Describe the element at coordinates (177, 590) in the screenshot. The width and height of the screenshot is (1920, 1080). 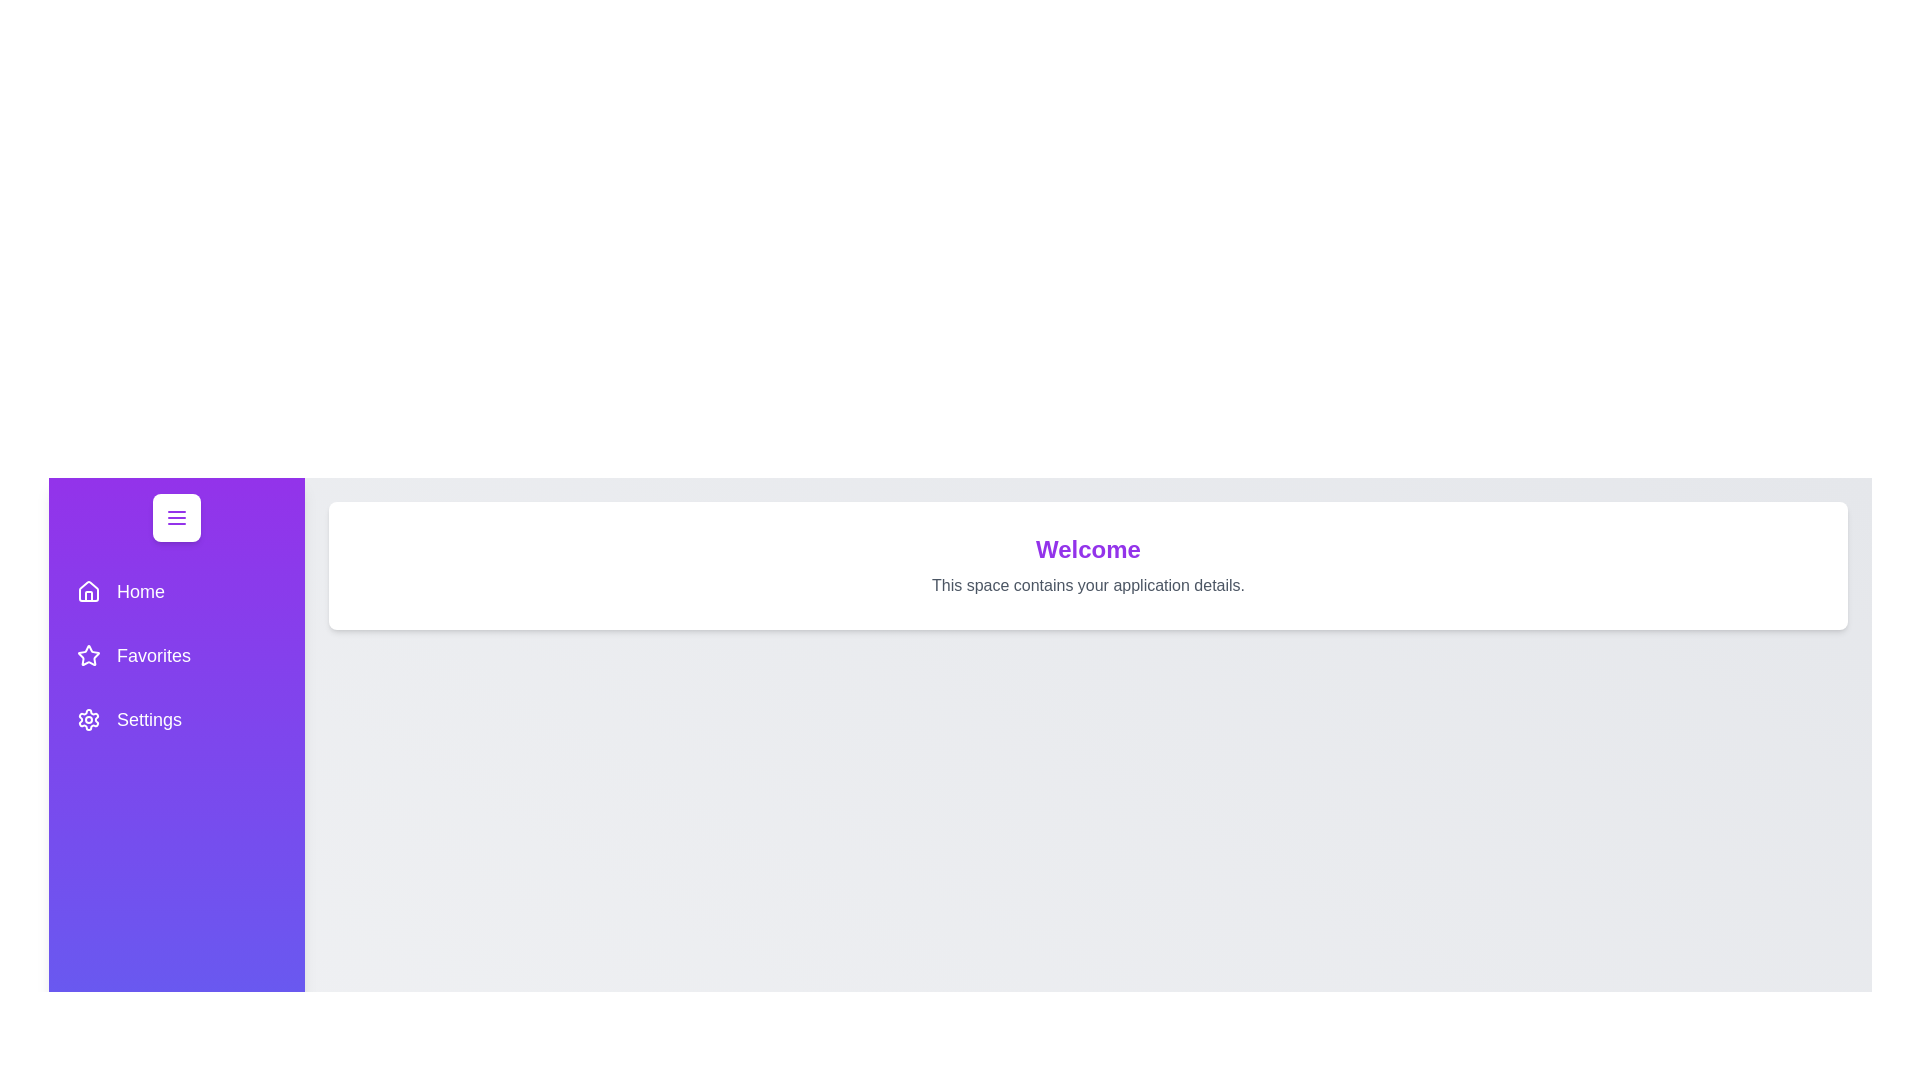
I see `the navigation item Home in the drawer` at that location.